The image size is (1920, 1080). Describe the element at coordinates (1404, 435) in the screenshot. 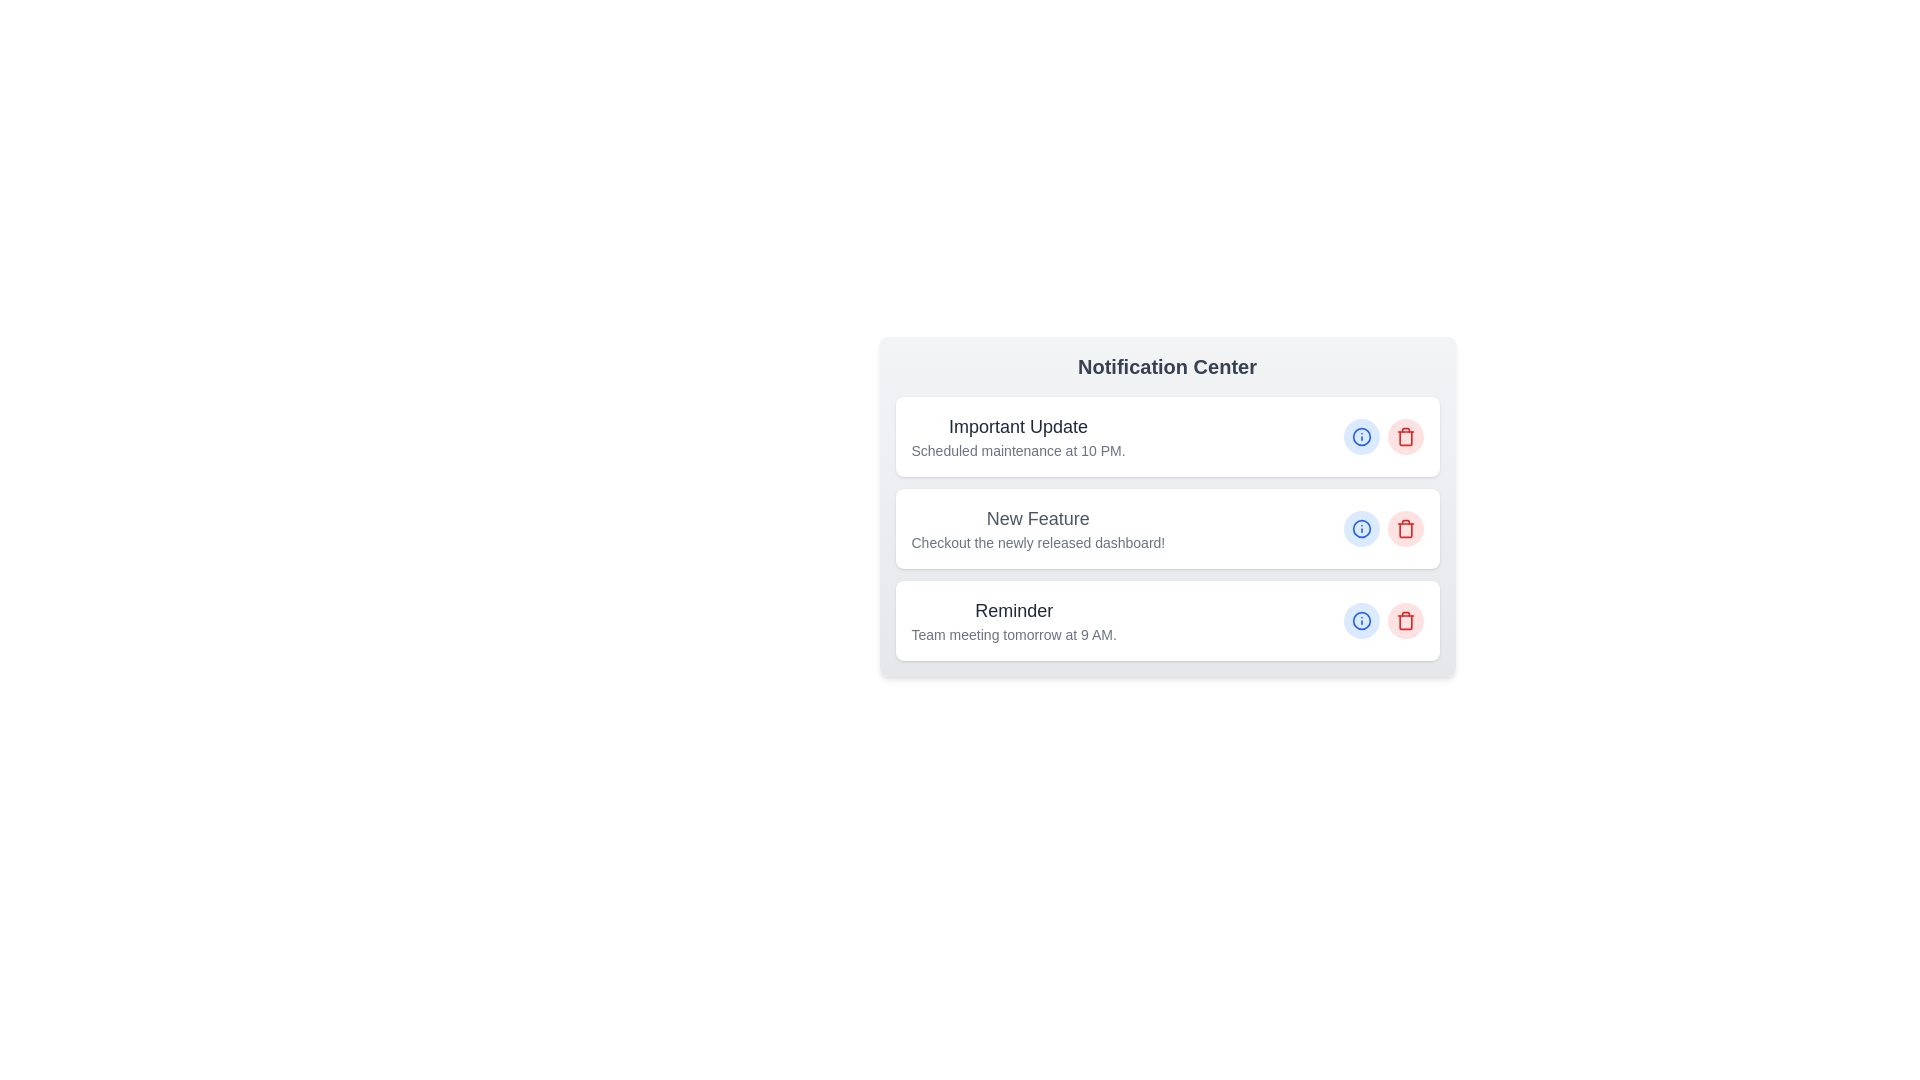

I see `delete button next to the item titled 'Important Update' to remove it from the list` at that location.